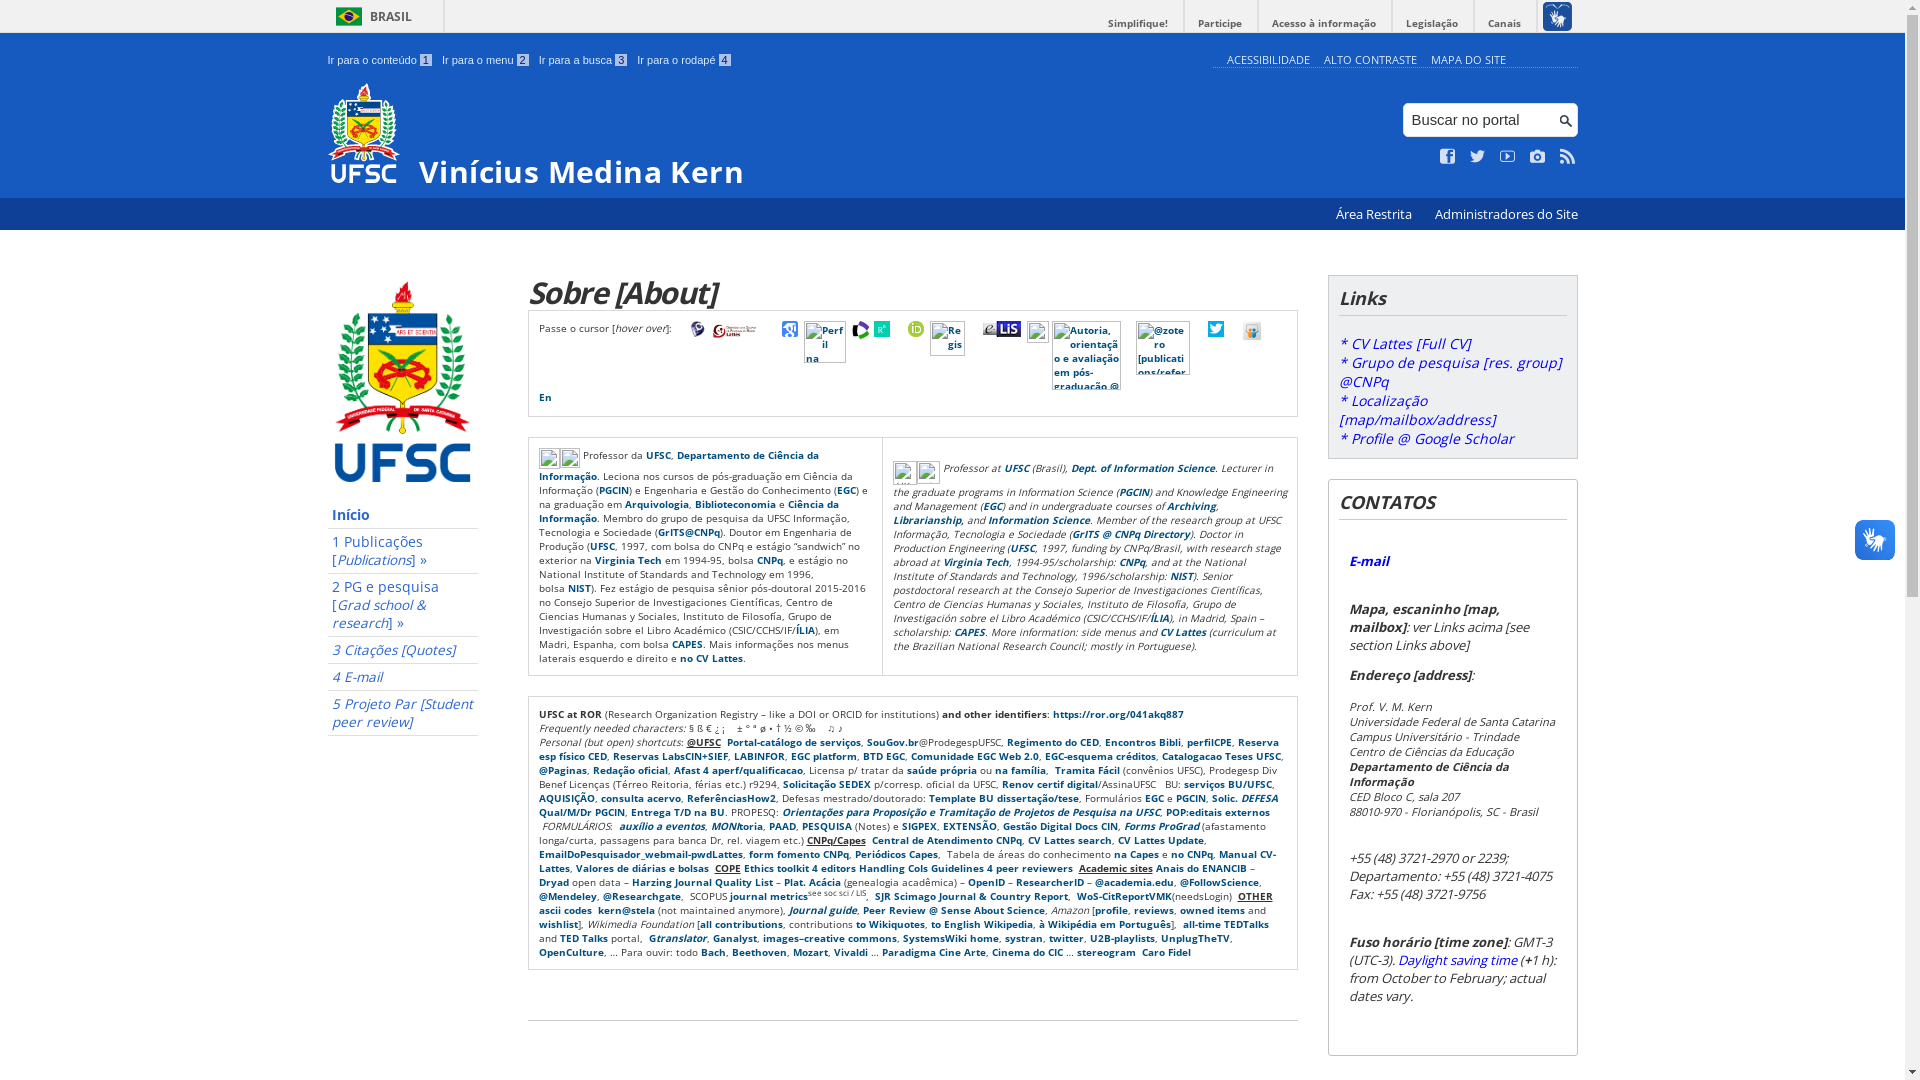  What do you see at coordinates (800, 866) in the screenshot?
I see `'Ethics toolkit 4 editors'` at bounding box center [800, 866].